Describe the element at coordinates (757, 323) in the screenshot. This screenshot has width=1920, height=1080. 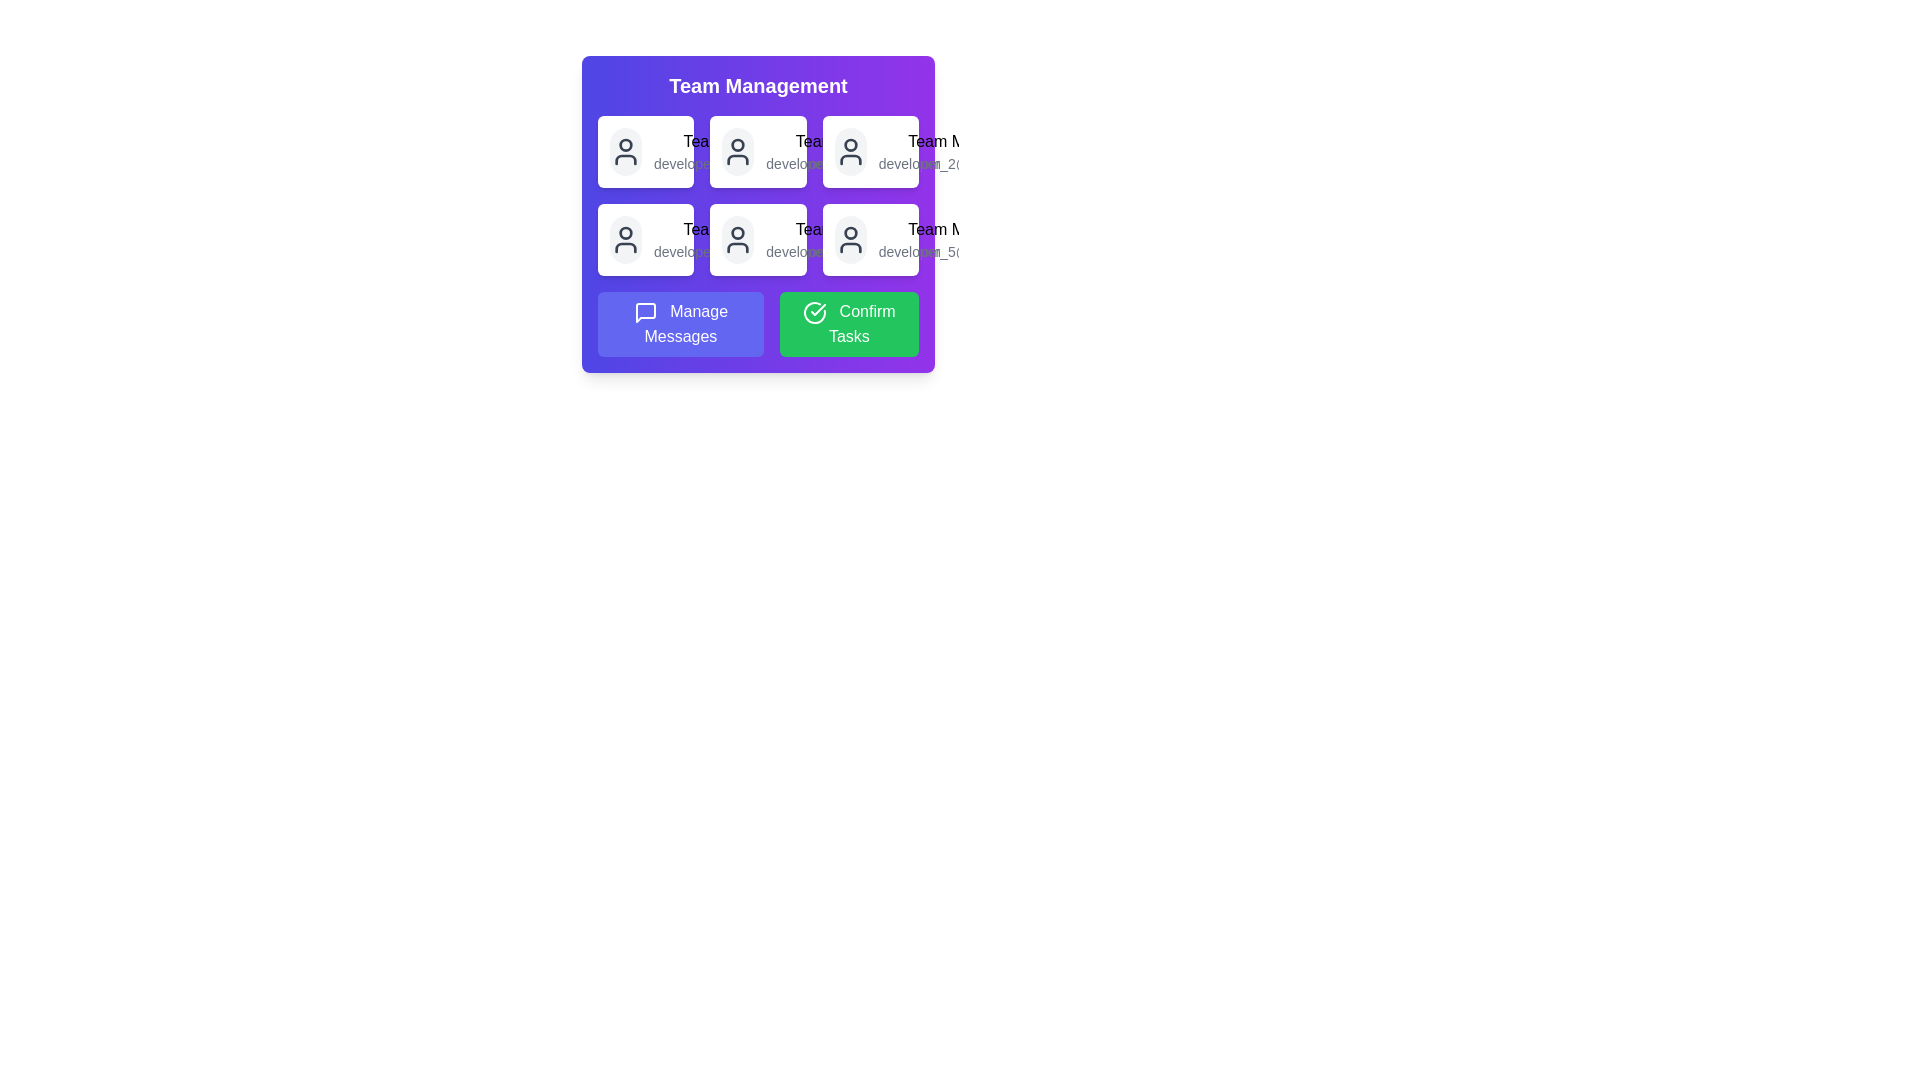
I see `the 'Manage Messages' button, which is part of a button group at the bottom center of the 'Team Management' section` at that location.